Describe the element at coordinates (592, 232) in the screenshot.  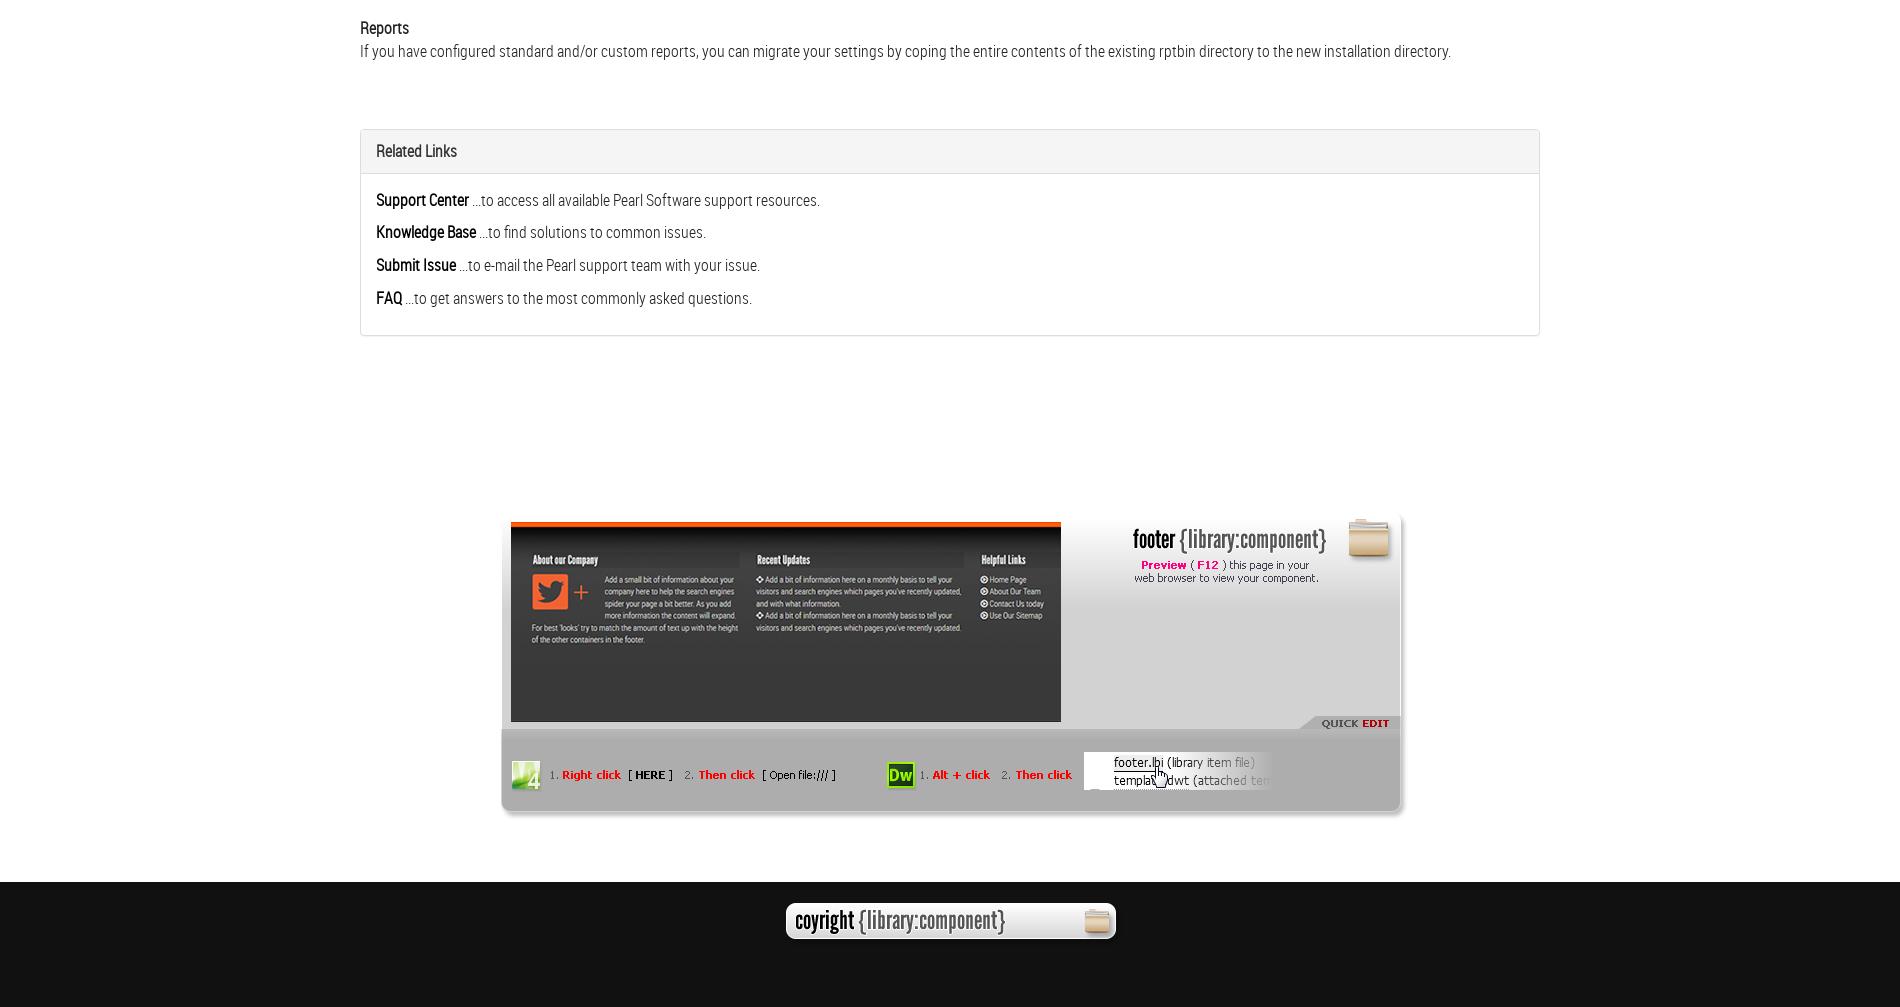
I see `'...to find solutions to common issues.'` at that location.